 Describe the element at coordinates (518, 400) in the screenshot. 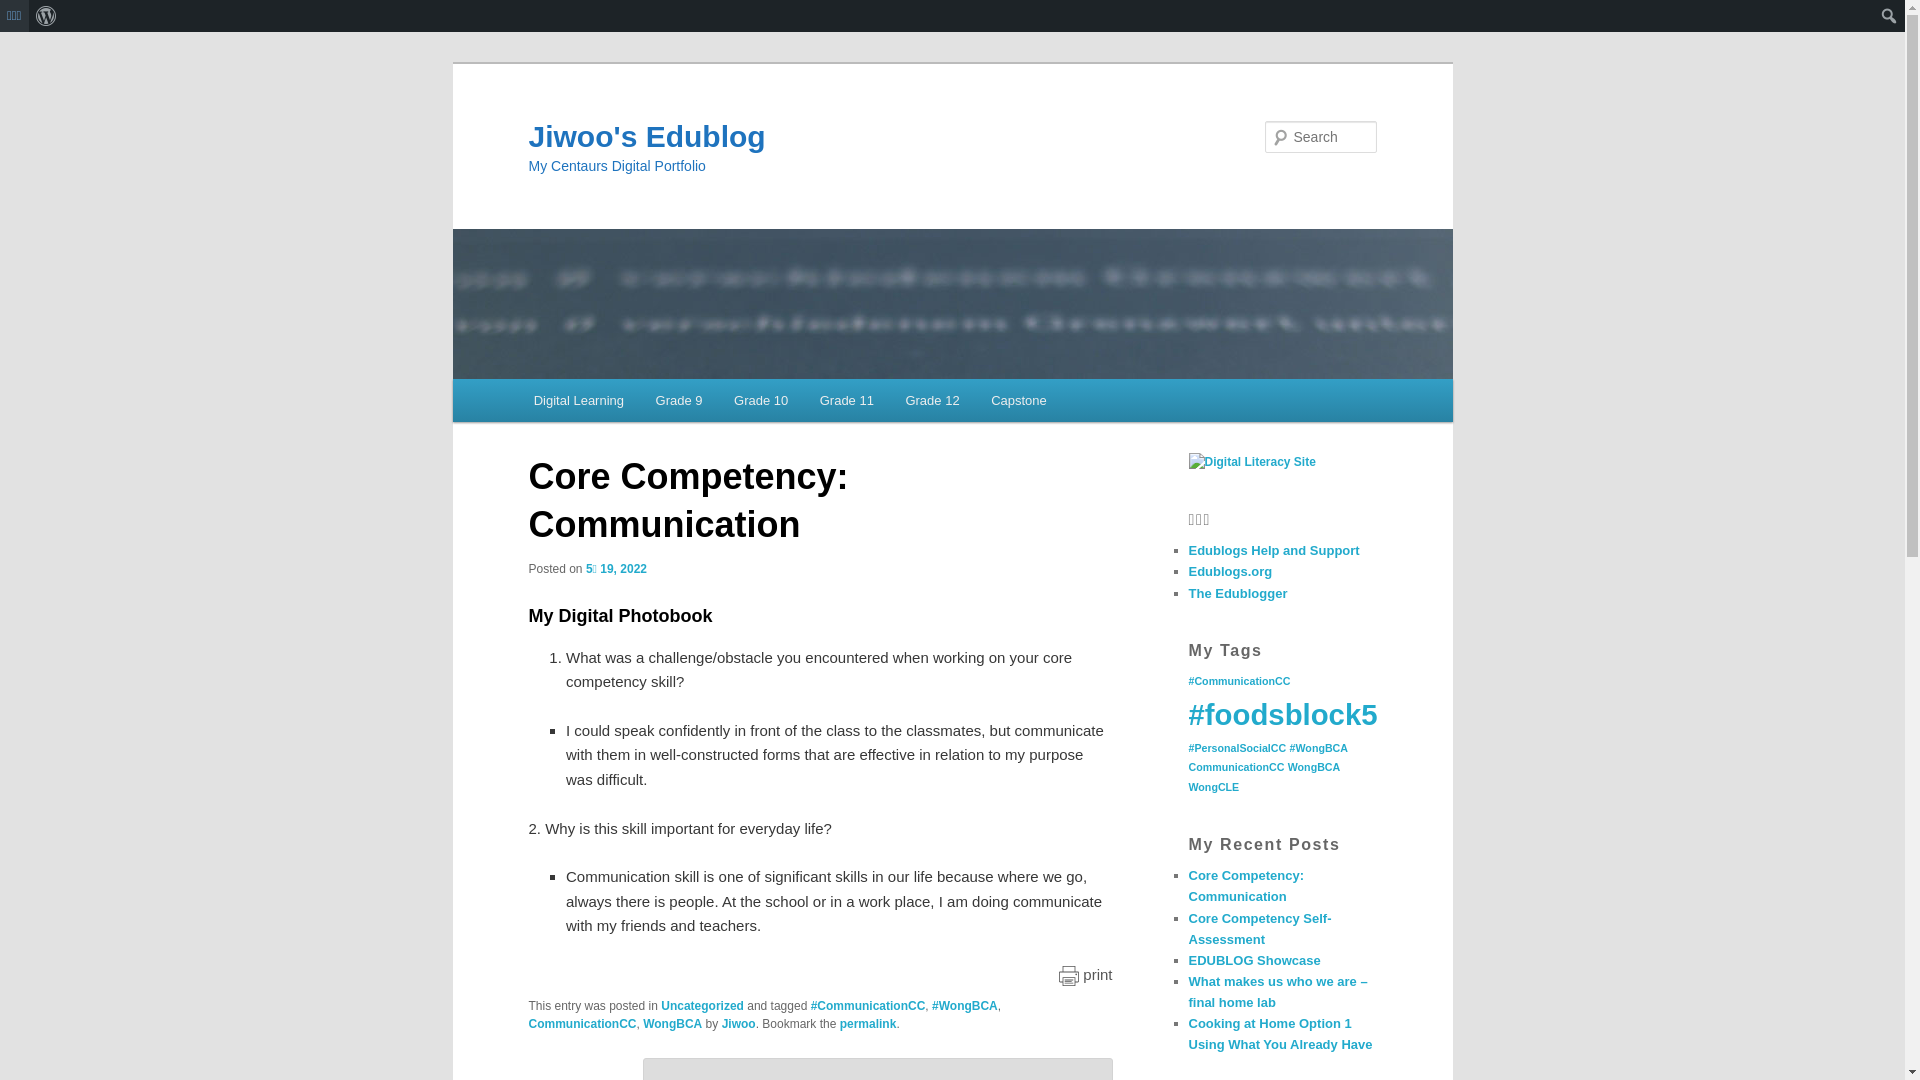

I see `'Digital Learning'` at that location.